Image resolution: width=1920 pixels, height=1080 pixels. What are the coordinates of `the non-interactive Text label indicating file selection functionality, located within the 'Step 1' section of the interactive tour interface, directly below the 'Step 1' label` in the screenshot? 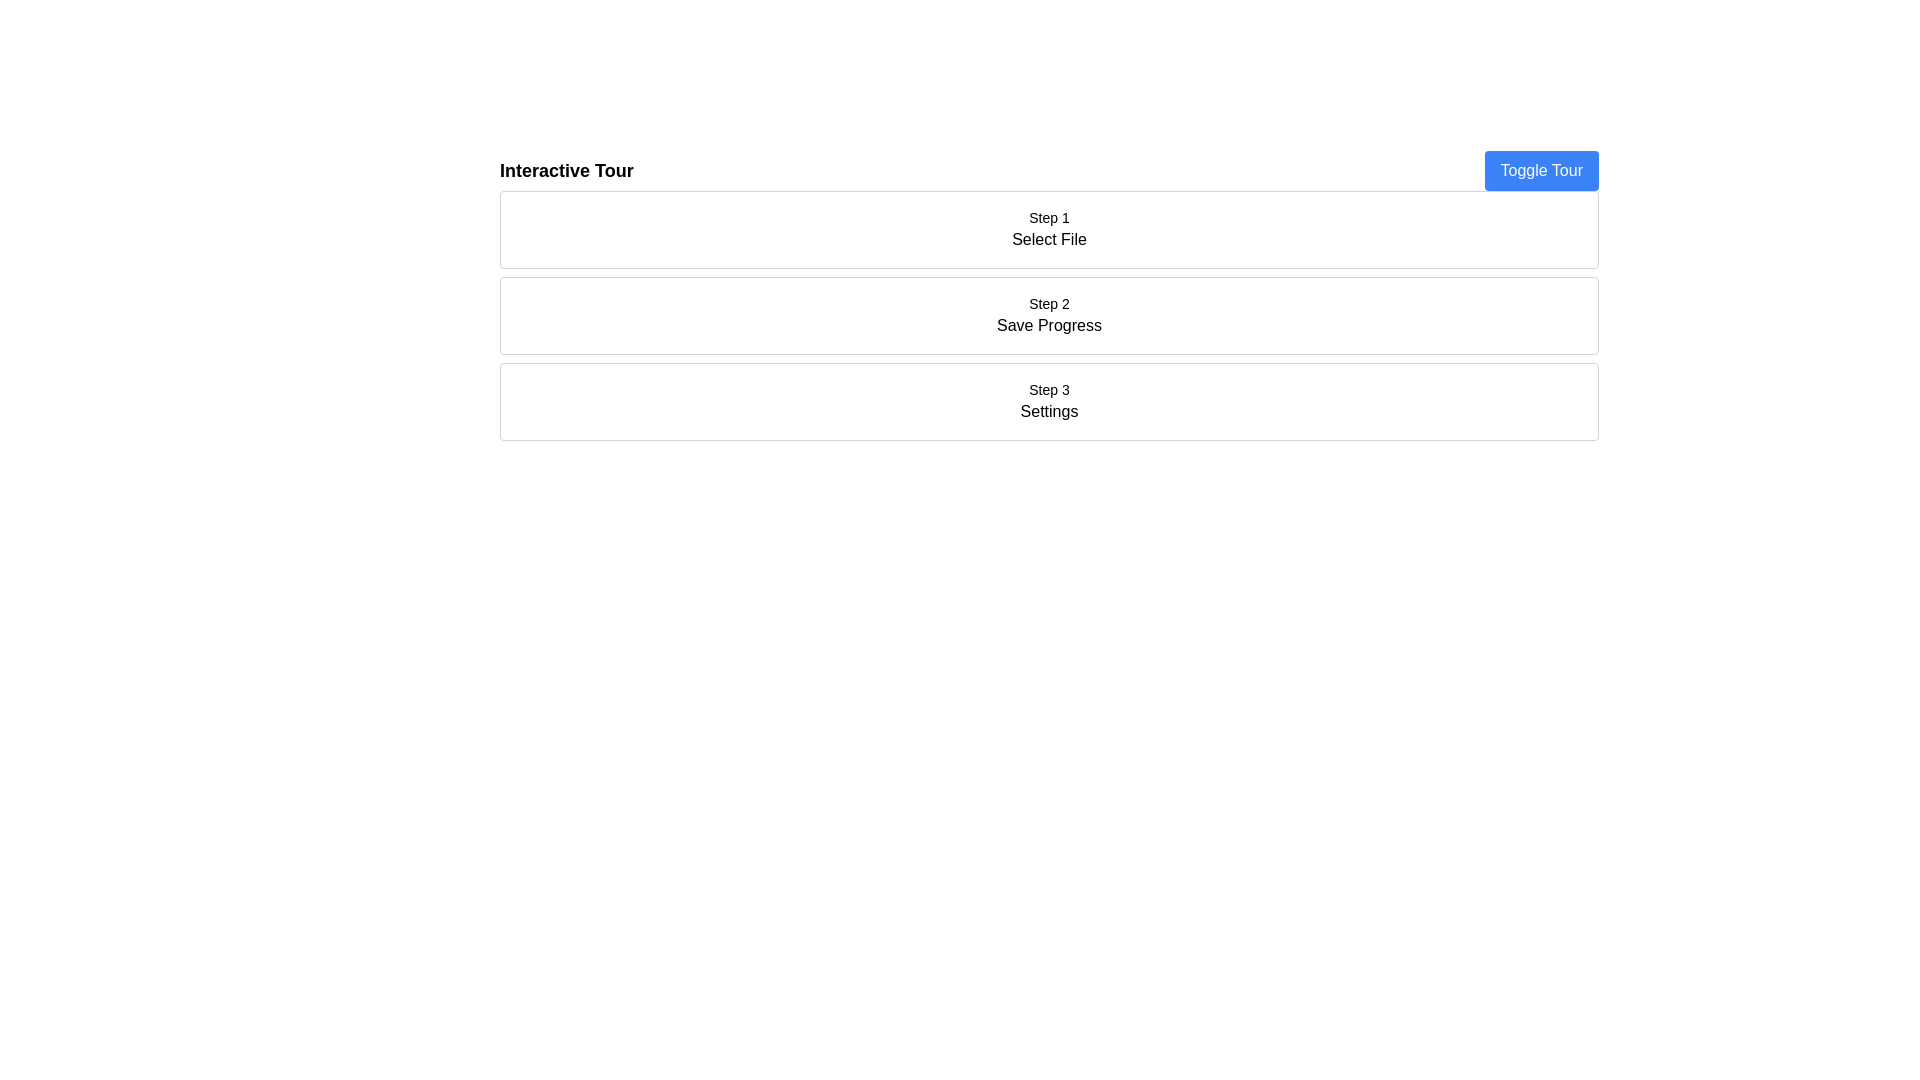 It's located at (1048, 238).